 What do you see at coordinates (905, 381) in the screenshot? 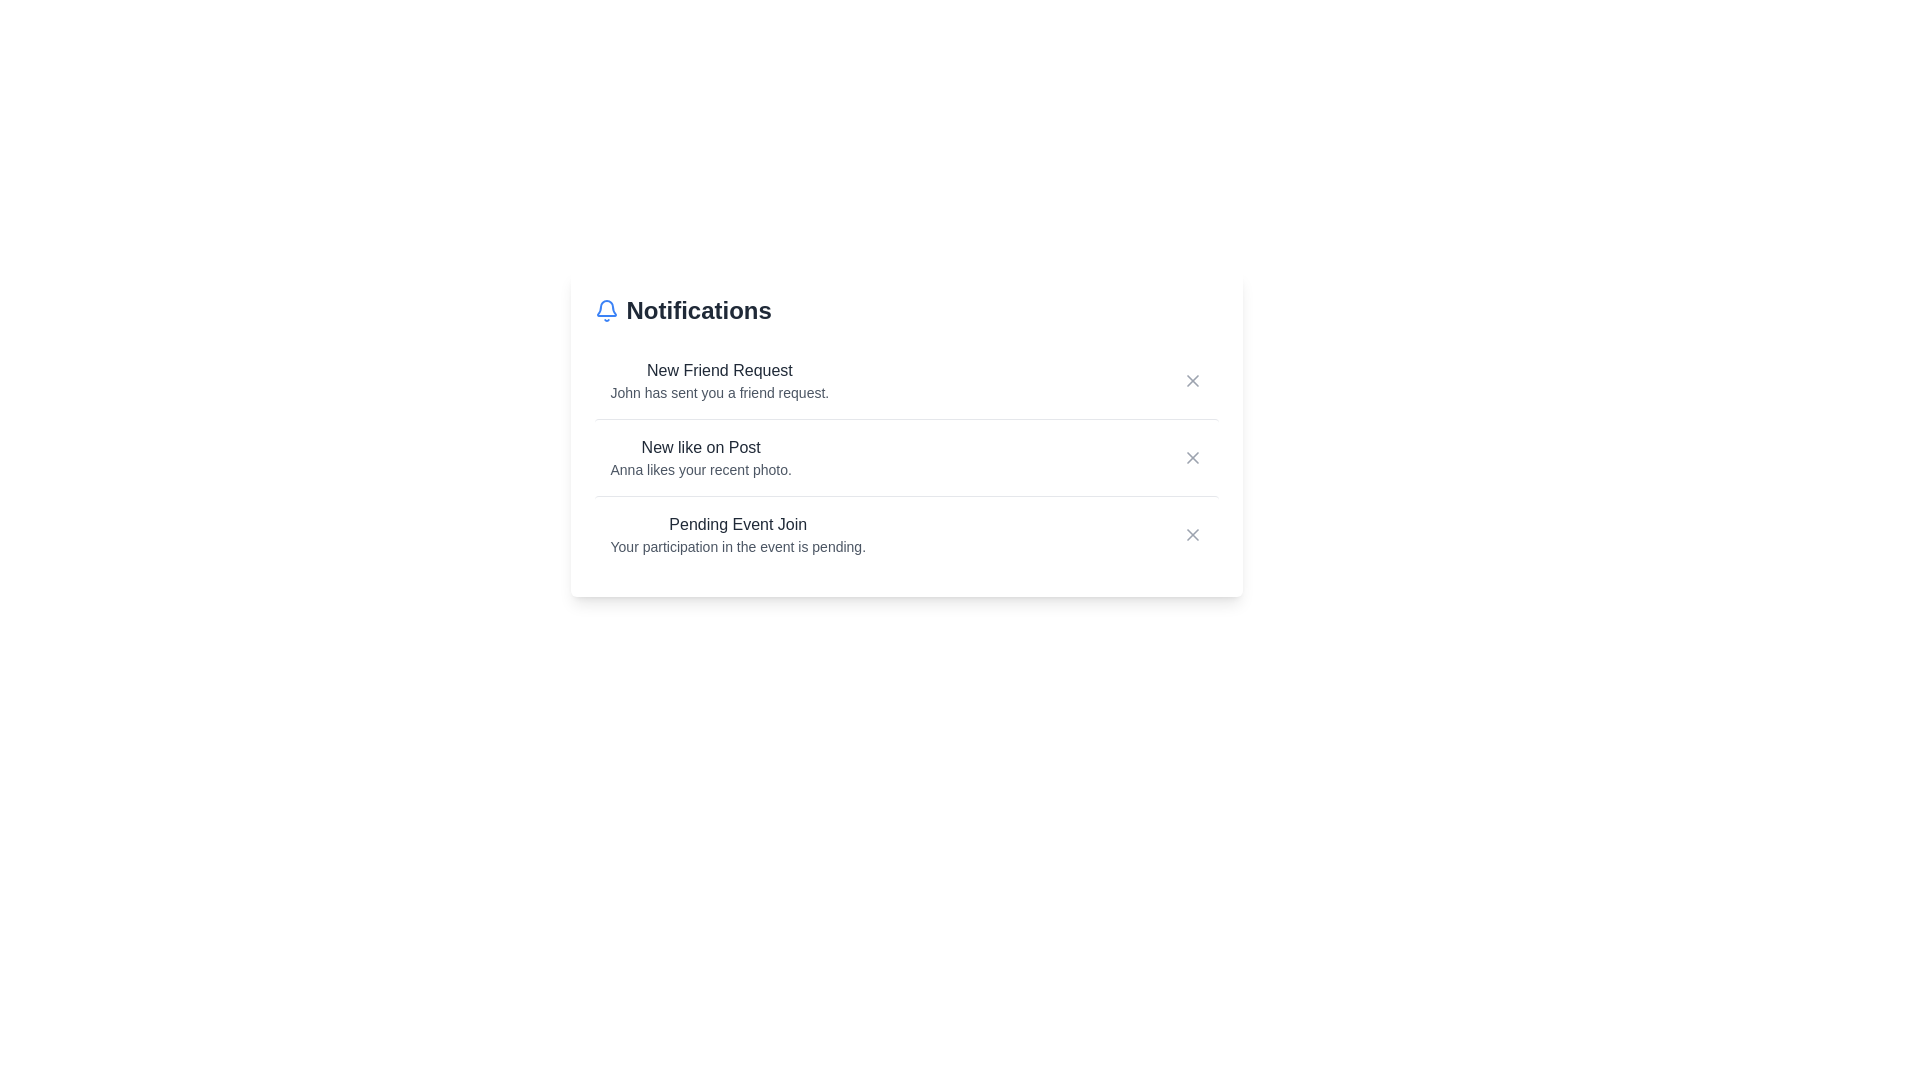
I see `the notification container for New Friend Request` at bounding box center [905, 381].